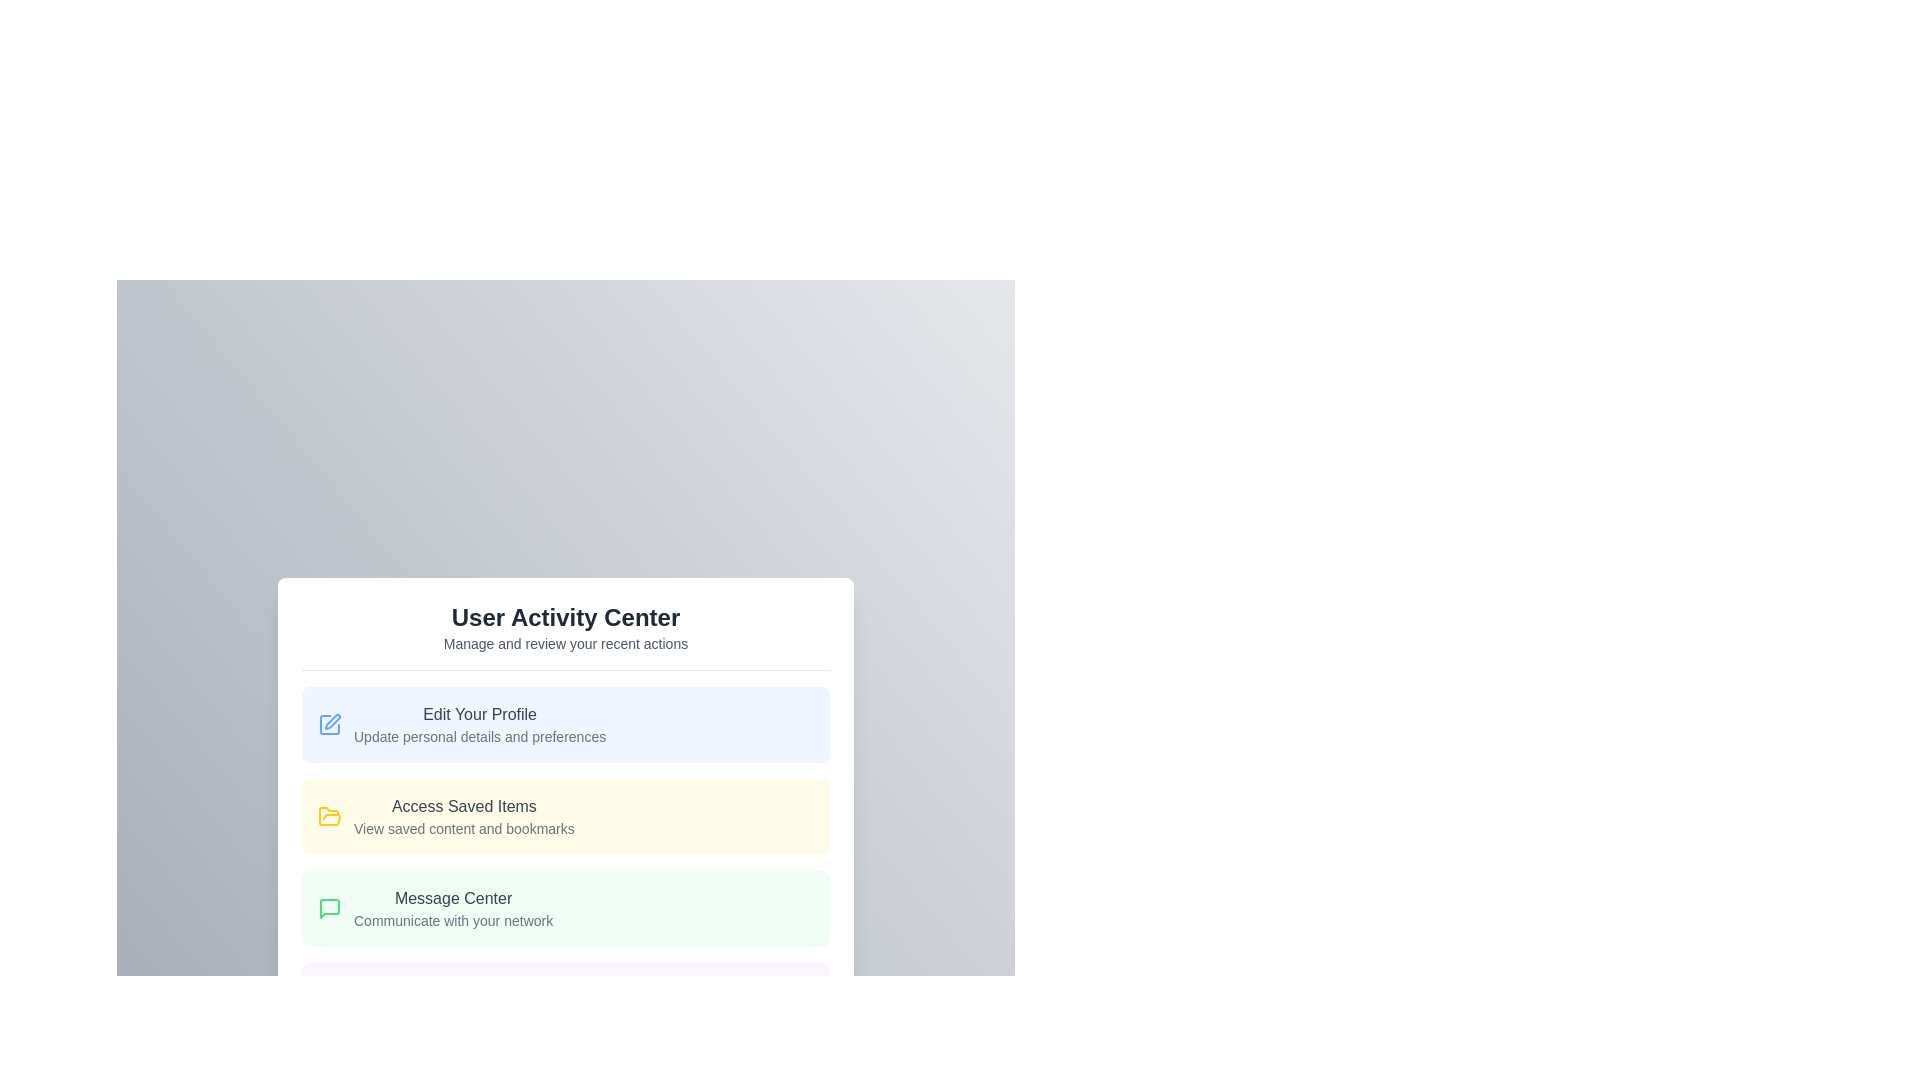 The image size is (1920, 1080). Describe the element at coordinates (452, 897) in the screenshot. I see `static text label 'Message Center' which is displayed in a medium-weight font and dark gray color, located within a card in the lower section of the central list` at that location.